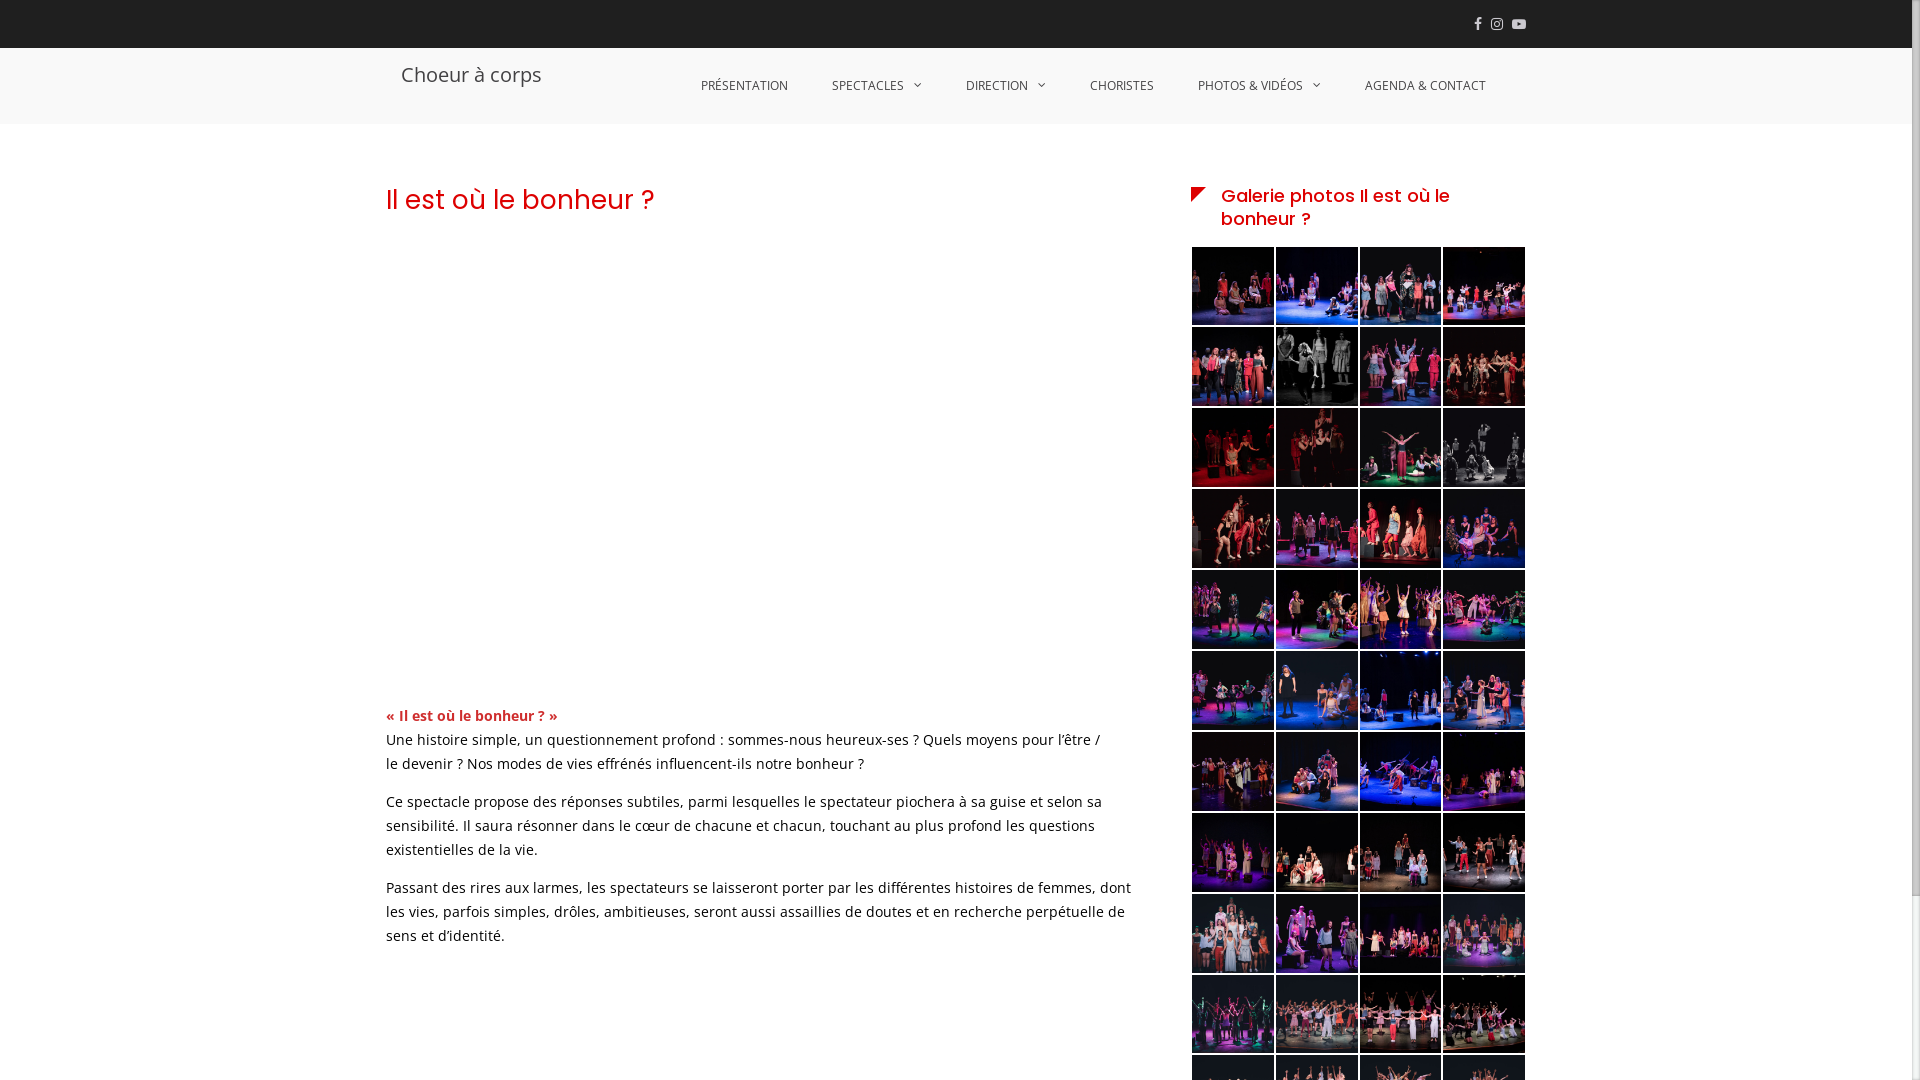  What do you see at coordinates (1122, 84) in the screenshot?
I see `'CHORISTES'` at bounding box center [1122, 84].